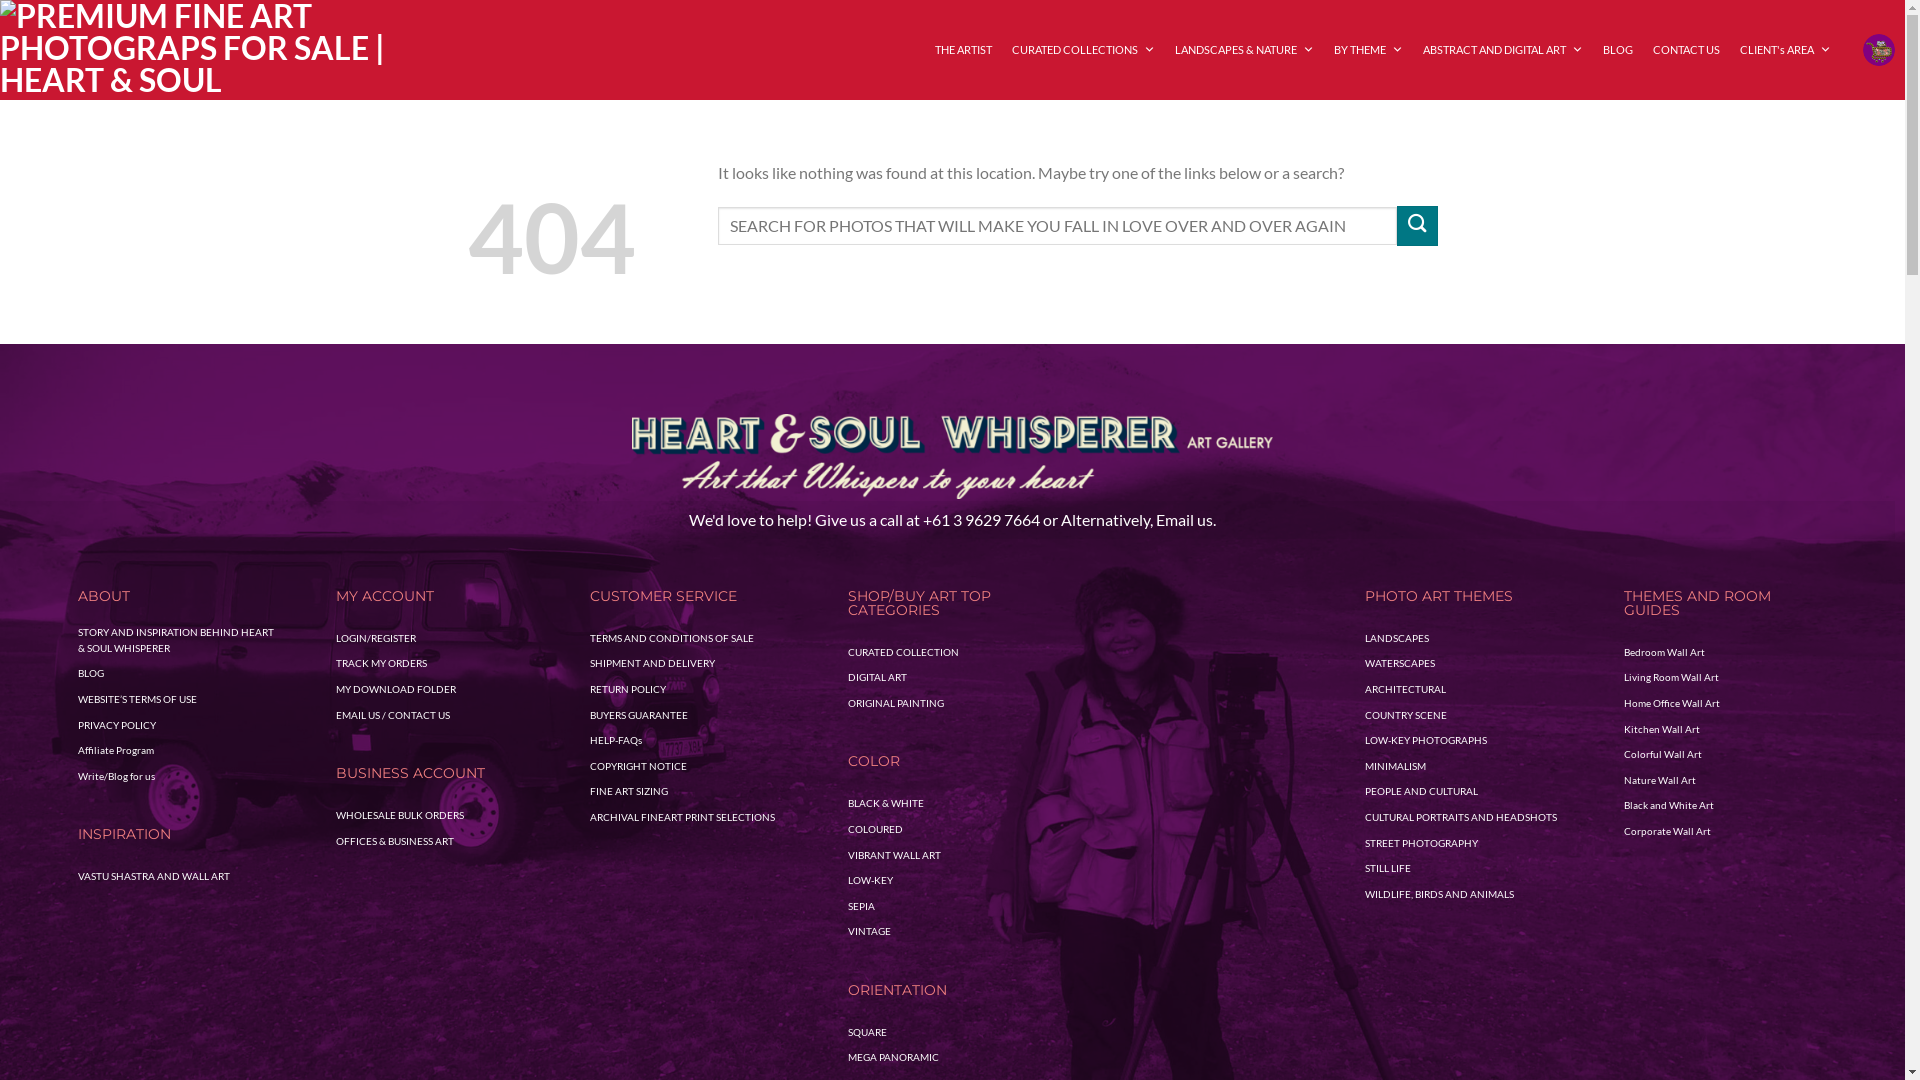 The height and width of the screenshot is (1080, 1920). Describe the element at coordinates (1438, 893) in the screenshot. I see `'WILDLIFE, BIRDS AND ANIMALS'` at that location.